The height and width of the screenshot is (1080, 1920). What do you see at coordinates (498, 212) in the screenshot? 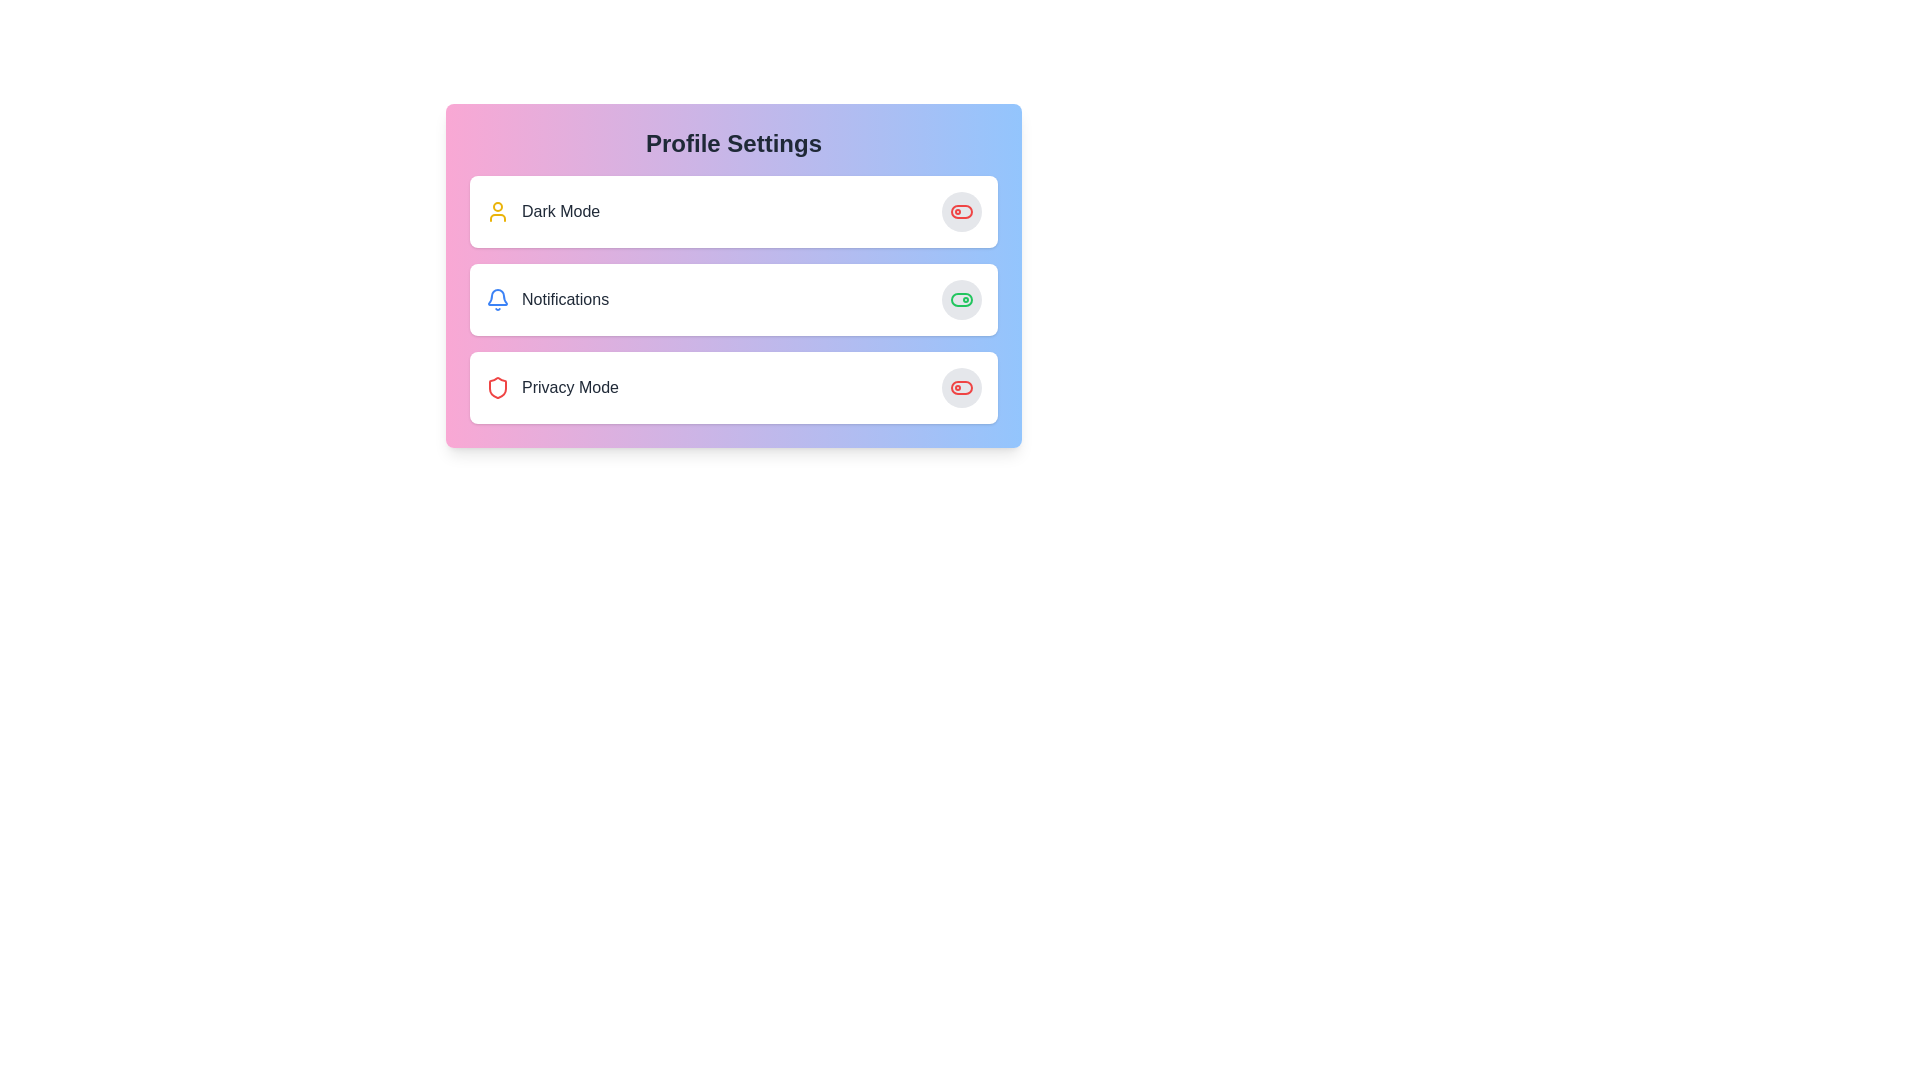
I see `the yellow user icon located to the left of the 'Dark Mode' item in the 'Profile Settings' menu` at bounding box center [498, 212].